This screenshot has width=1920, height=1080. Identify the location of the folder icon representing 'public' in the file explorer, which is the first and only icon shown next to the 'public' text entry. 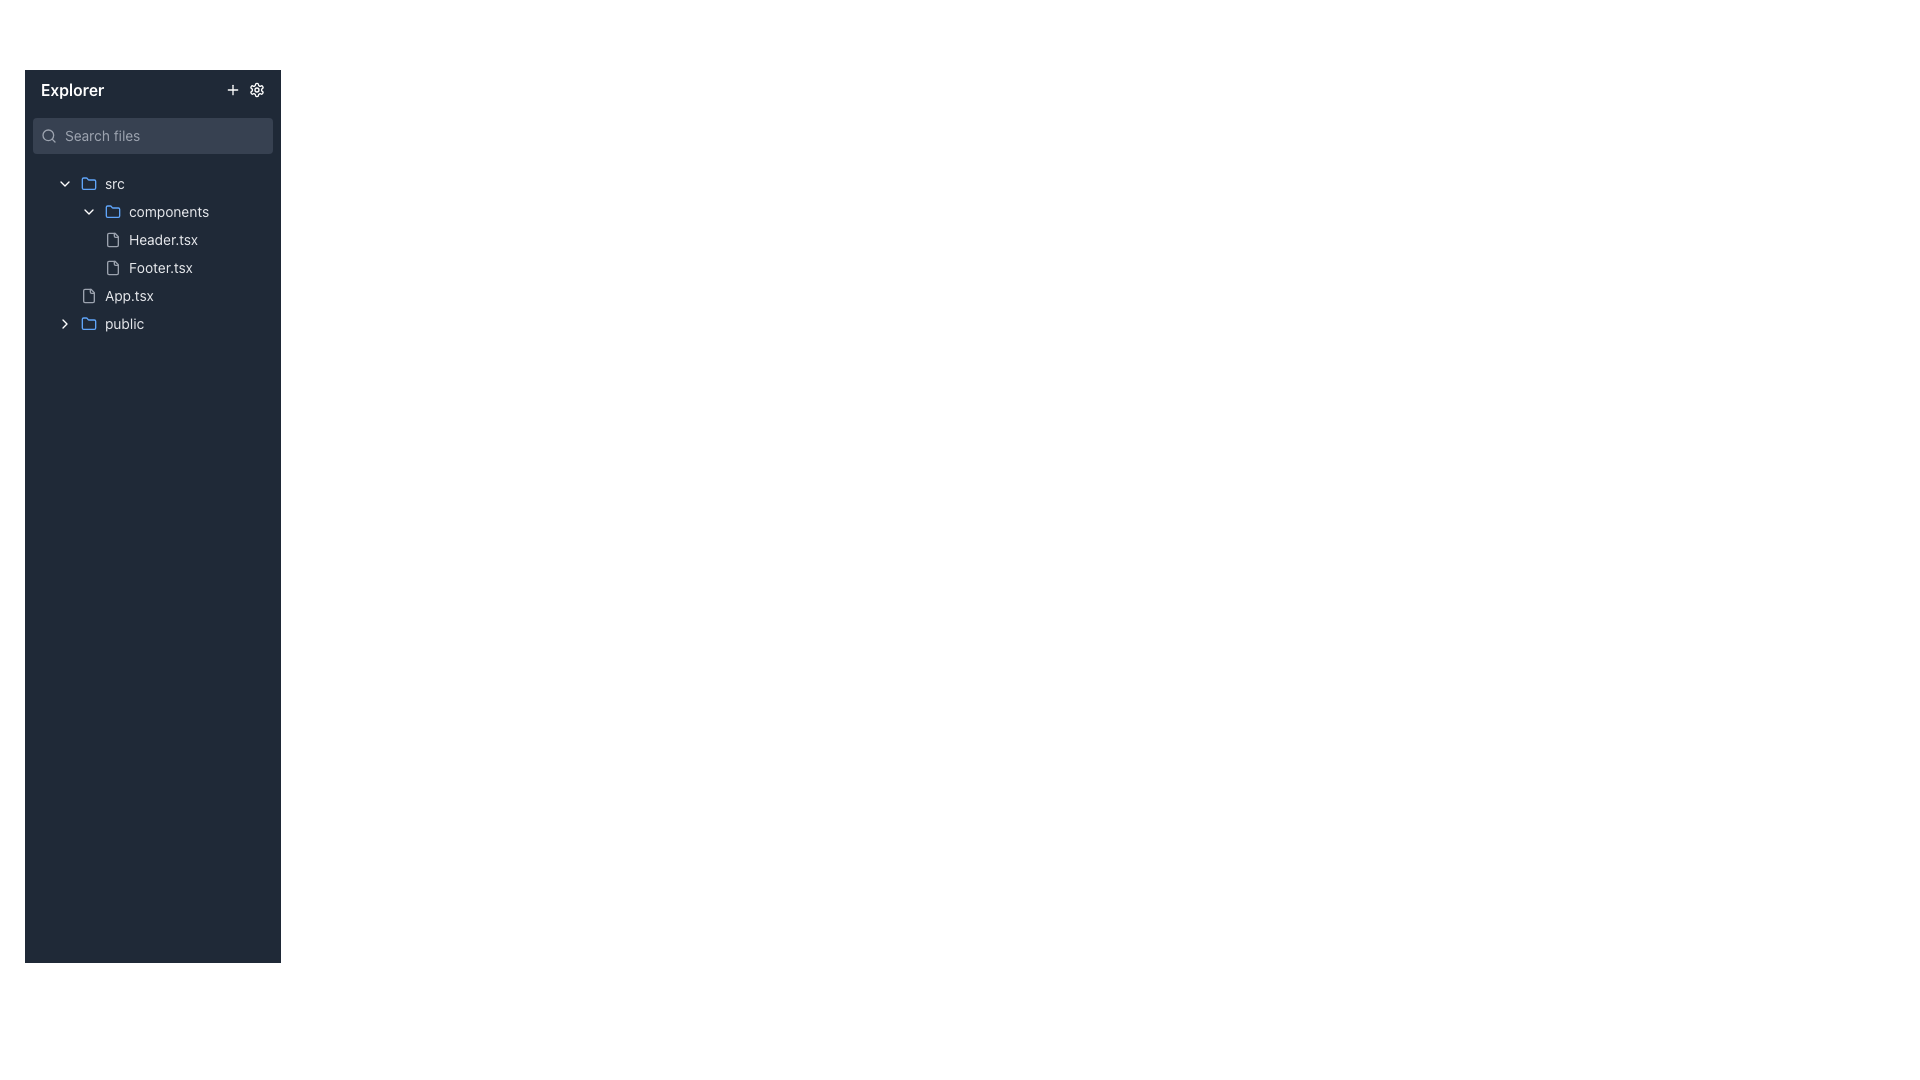
(88, 322).